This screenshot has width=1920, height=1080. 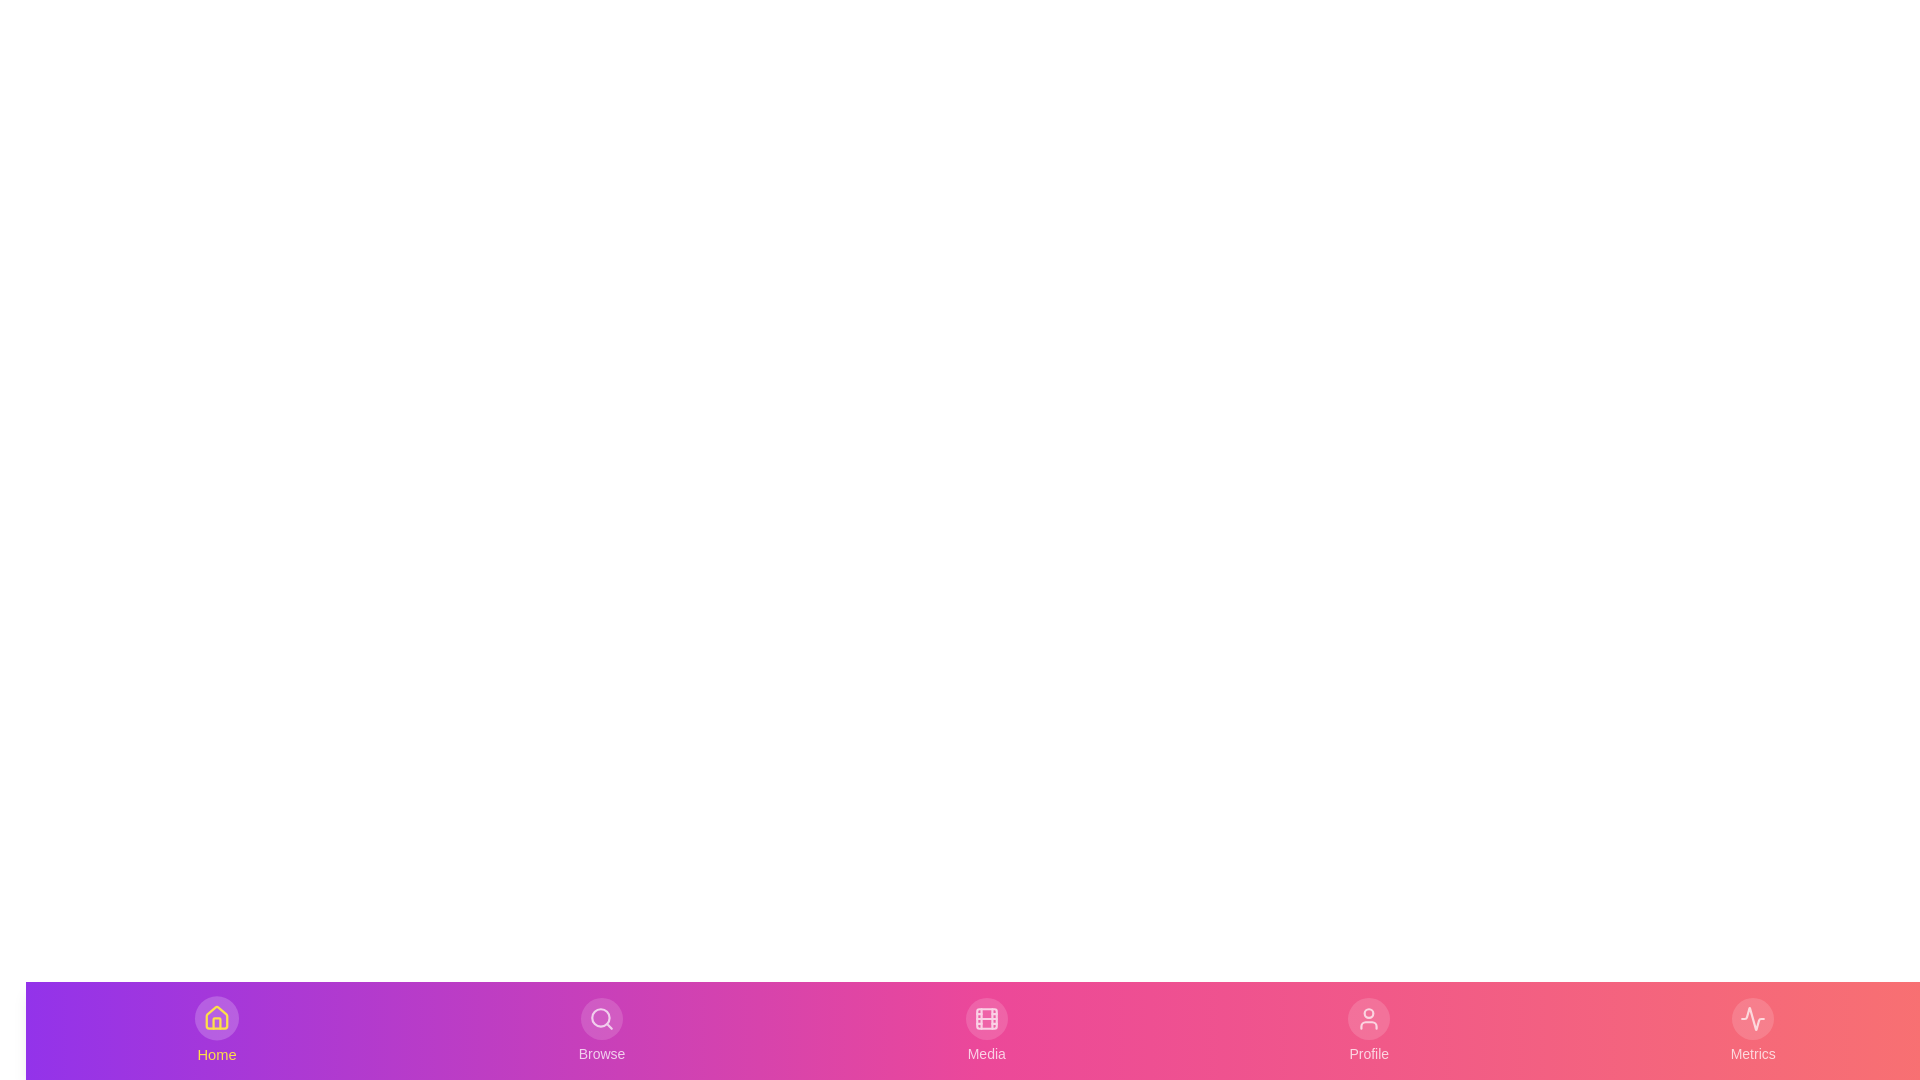 I want to click on the Profile tab to activate it, so click(x=1367, y=1030).